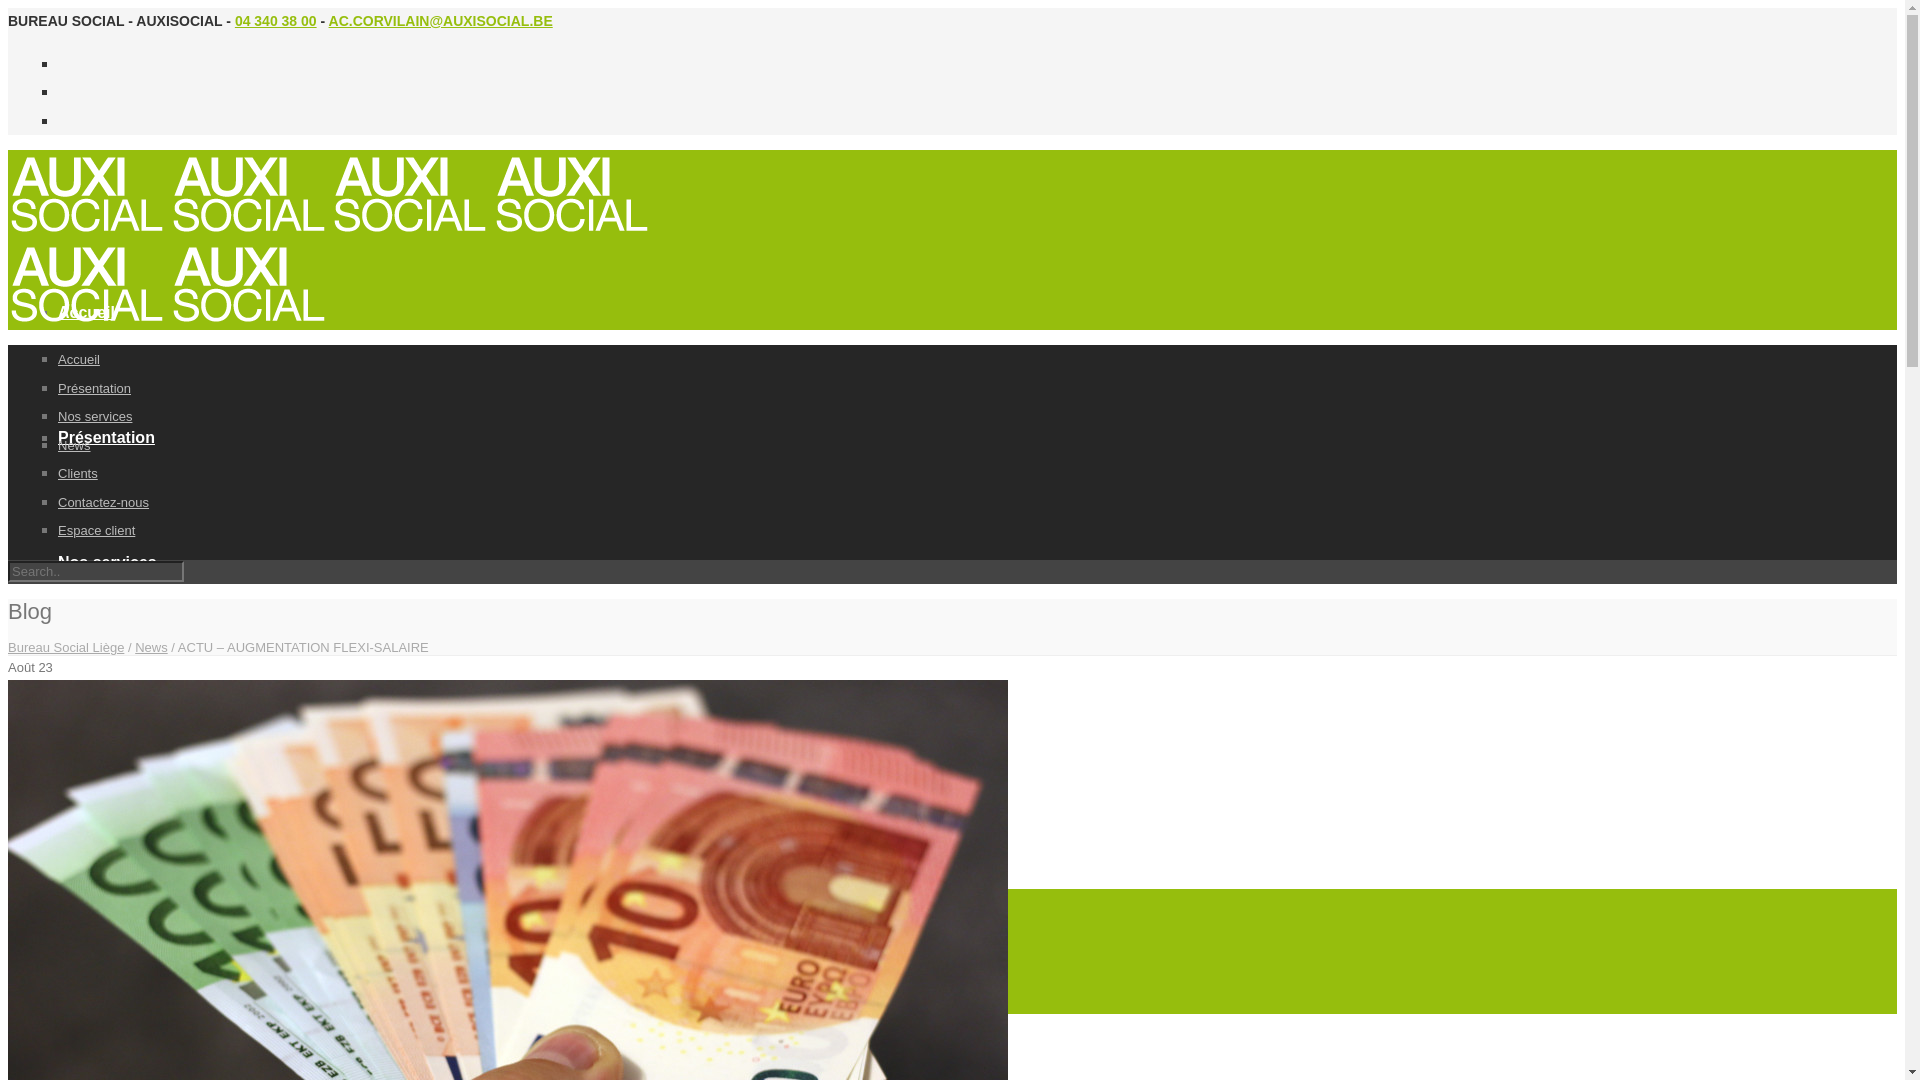 The height and width of the screenshot is (1080, 1920). Describe the element at coordinates (77, 473) in the screenshot. I see `'Clients'` at that location.